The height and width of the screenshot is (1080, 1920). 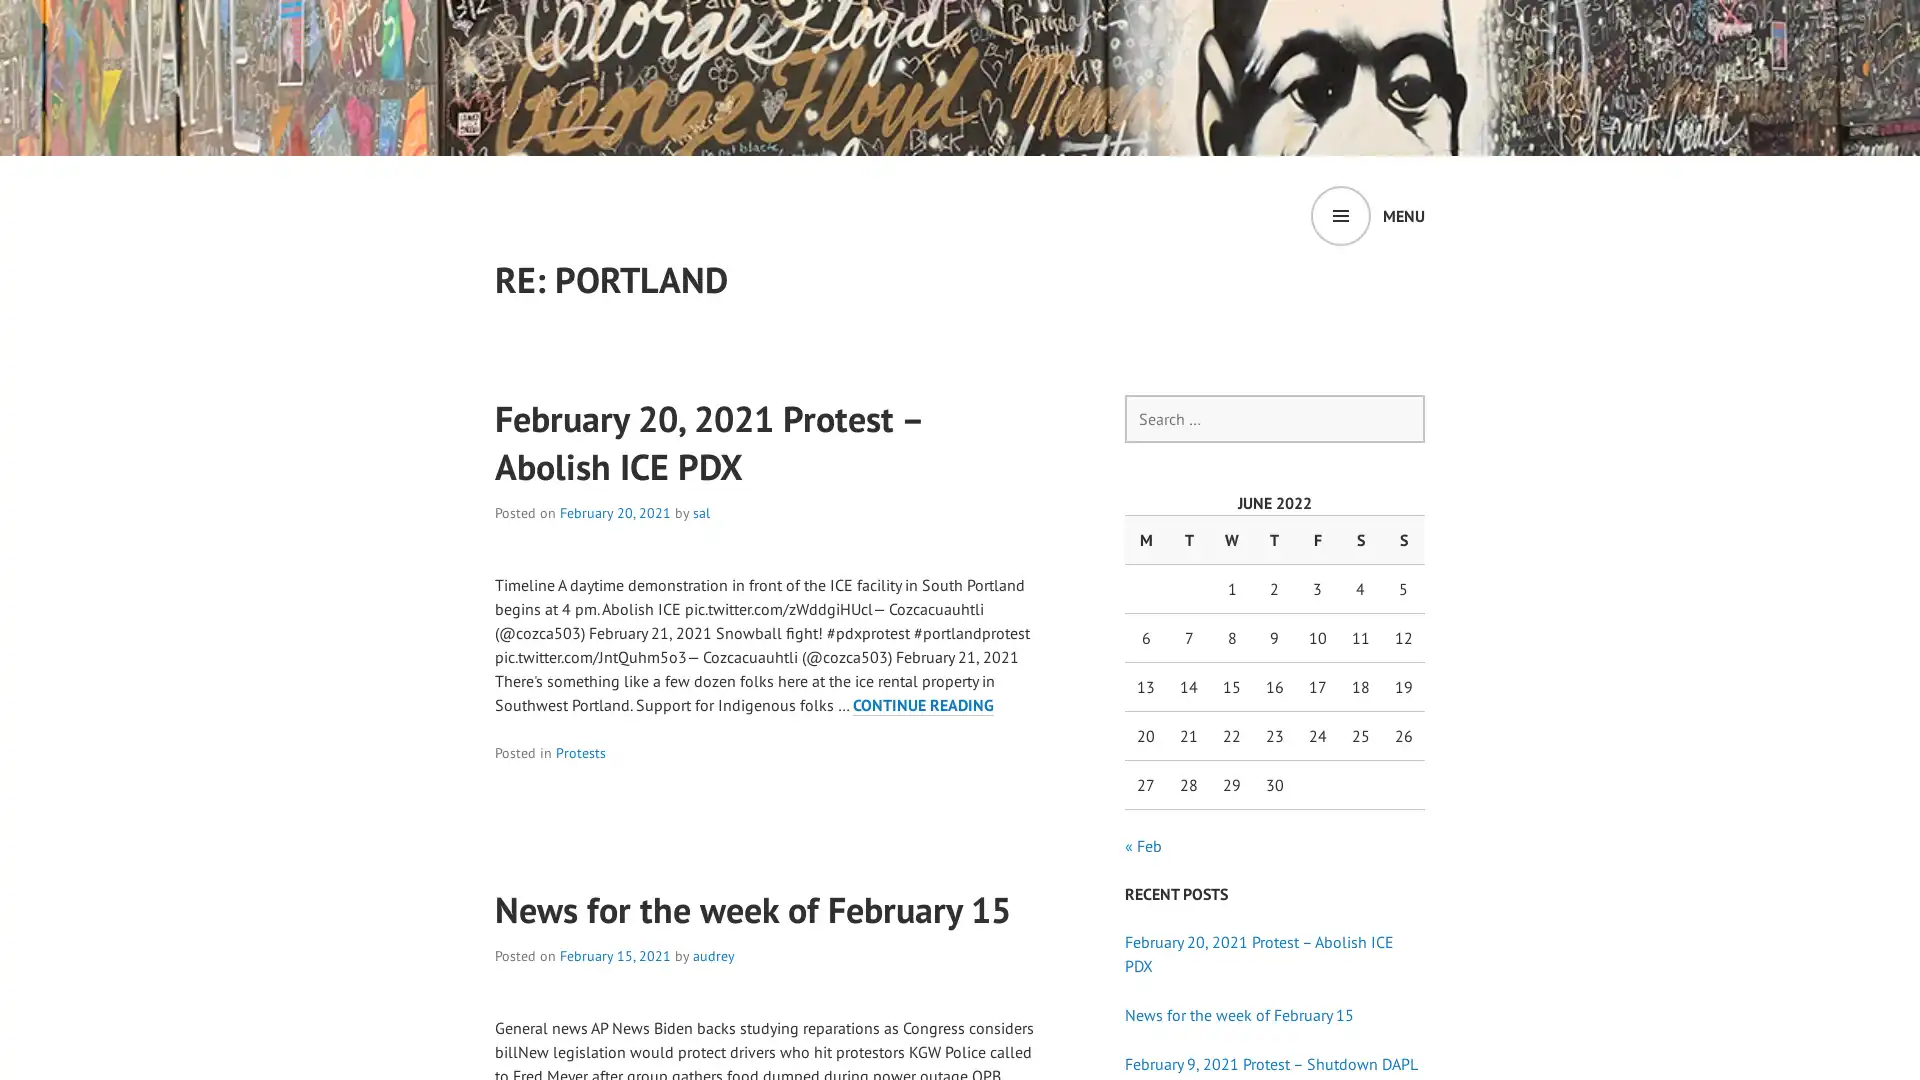 What do you see at coordinates (1367, 216) in the screenshot?
I see `MENU` at bounding box center [1367, 216].